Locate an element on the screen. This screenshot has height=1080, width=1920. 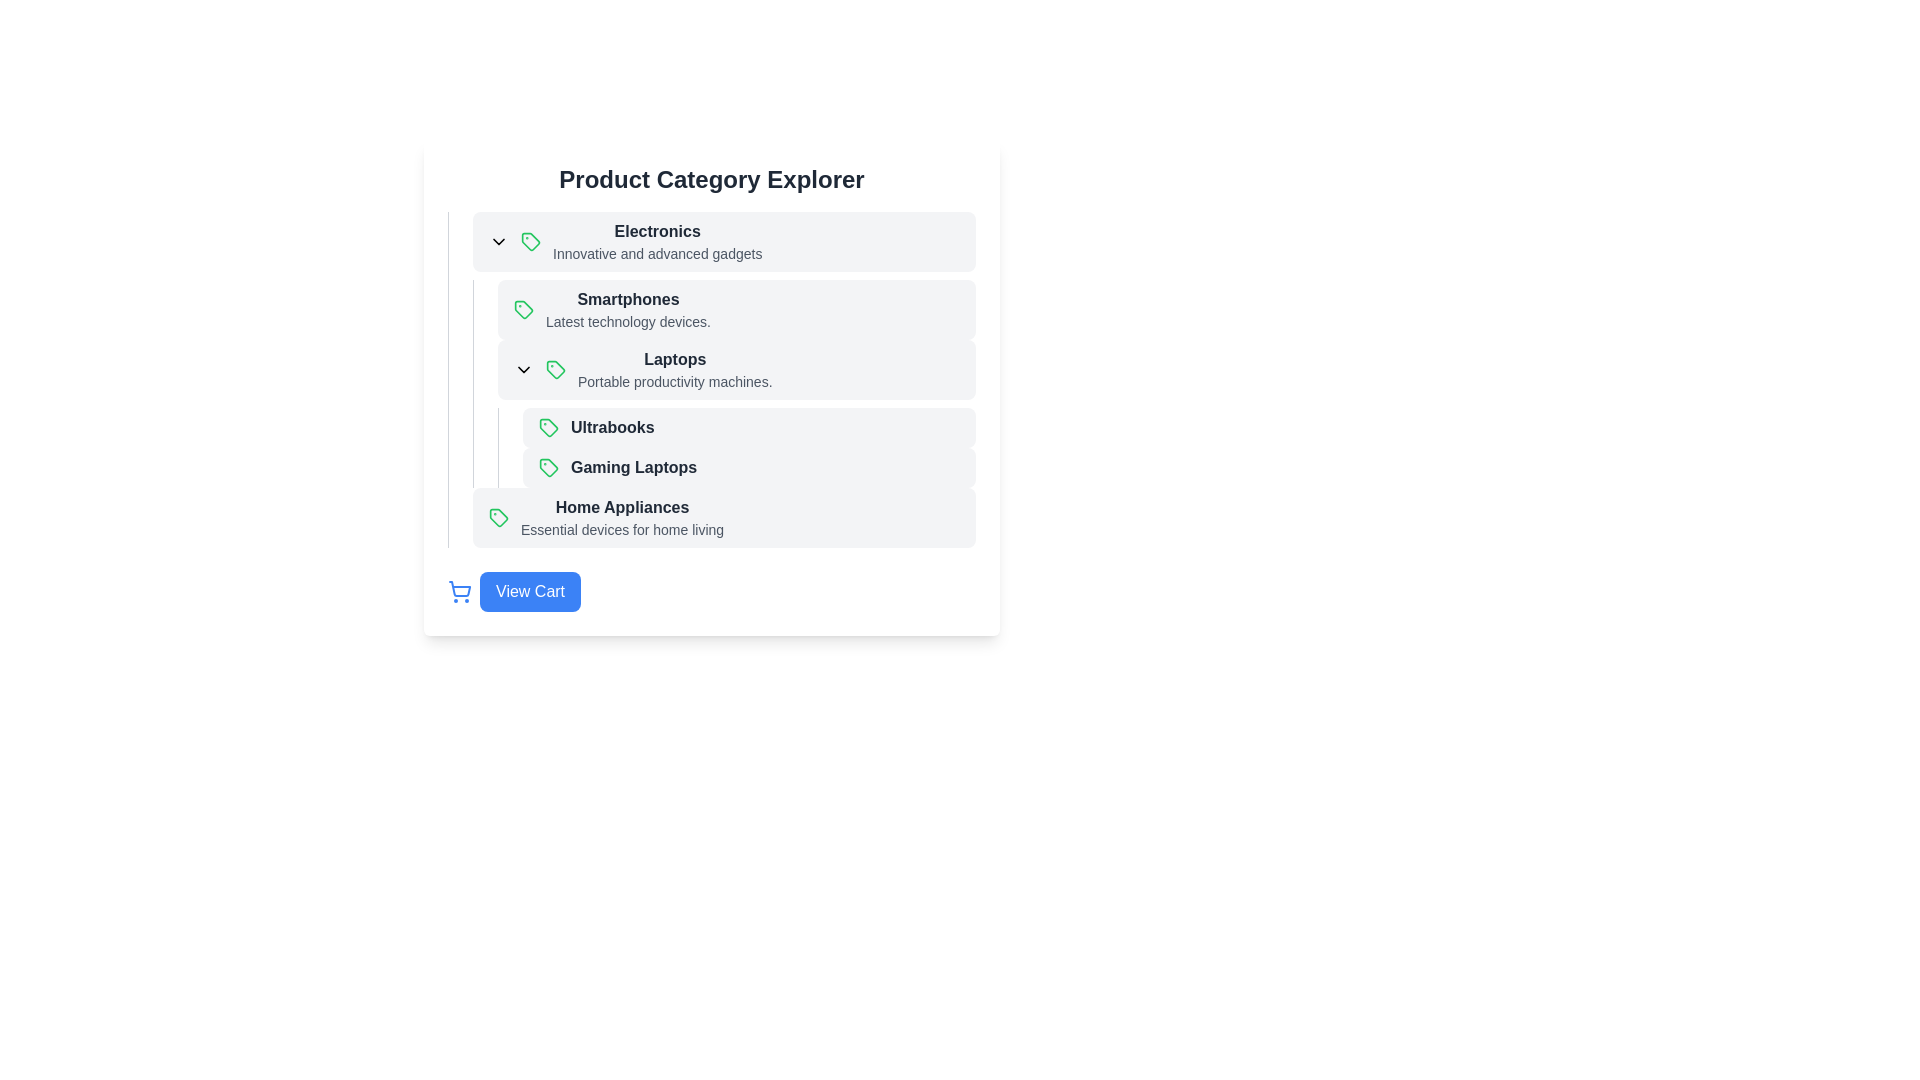
the first clickable list item labeled 'Ultrabooks' in the Laptops category is located at coordinates (736, 427).